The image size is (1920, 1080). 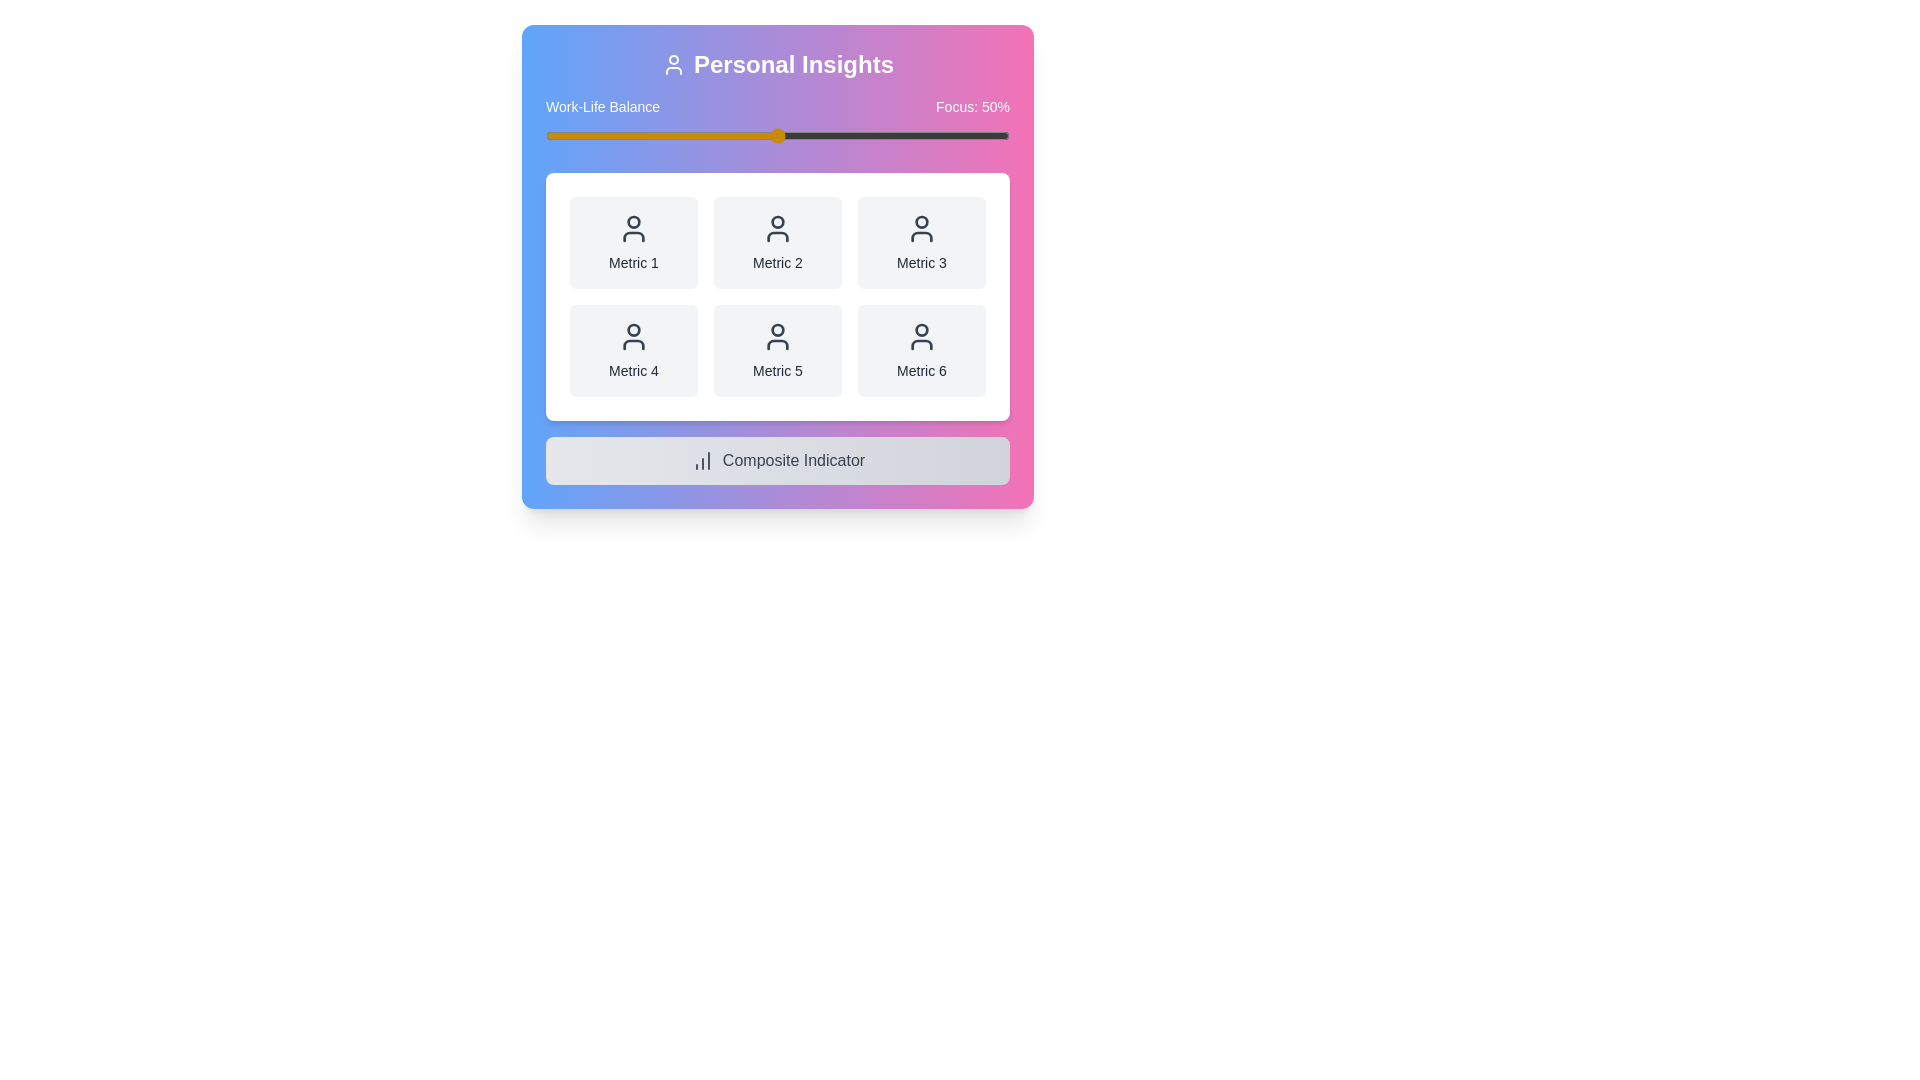 I want to click on the metric card labeled Metric 1, so click(x=632, y=242).